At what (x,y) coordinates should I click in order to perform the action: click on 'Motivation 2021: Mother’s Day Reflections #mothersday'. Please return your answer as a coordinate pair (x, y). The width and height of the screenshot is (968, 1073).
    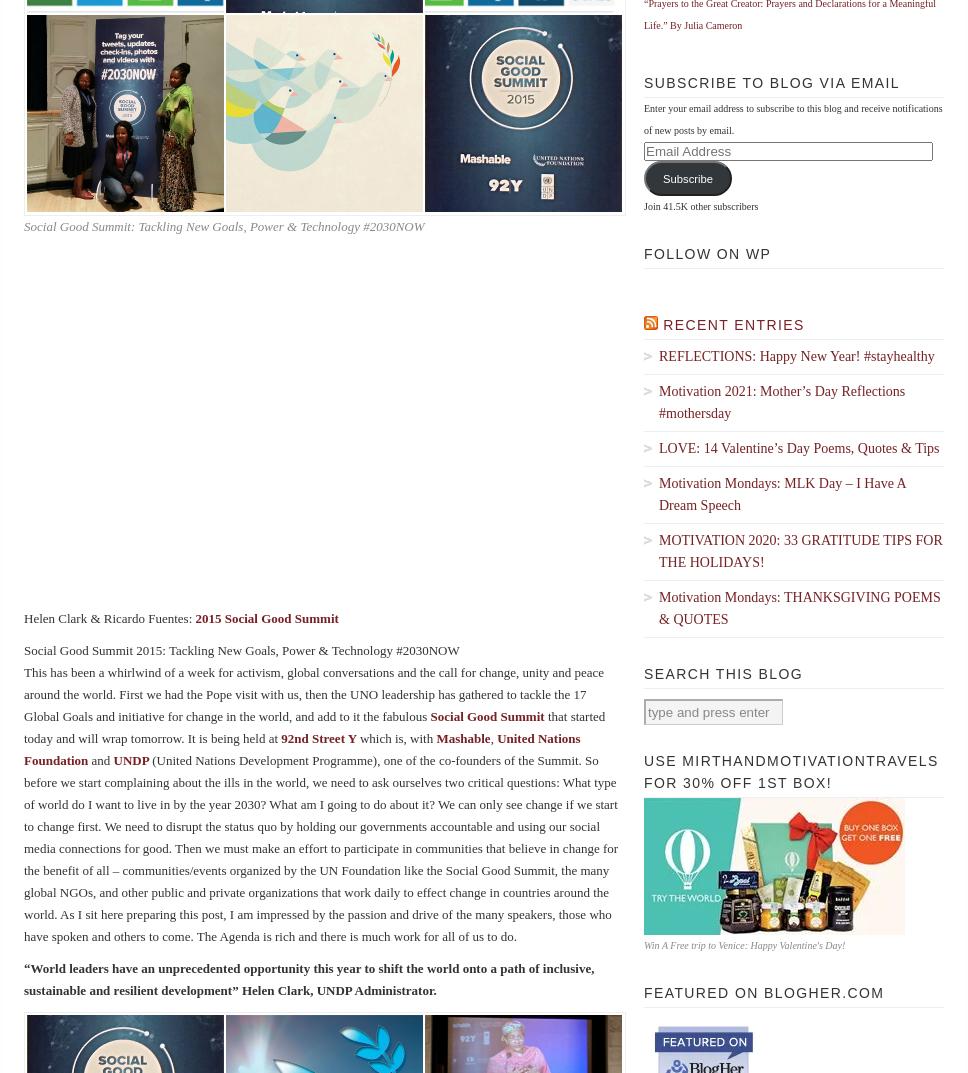
    Looking at the image, I should click on (659, 401).